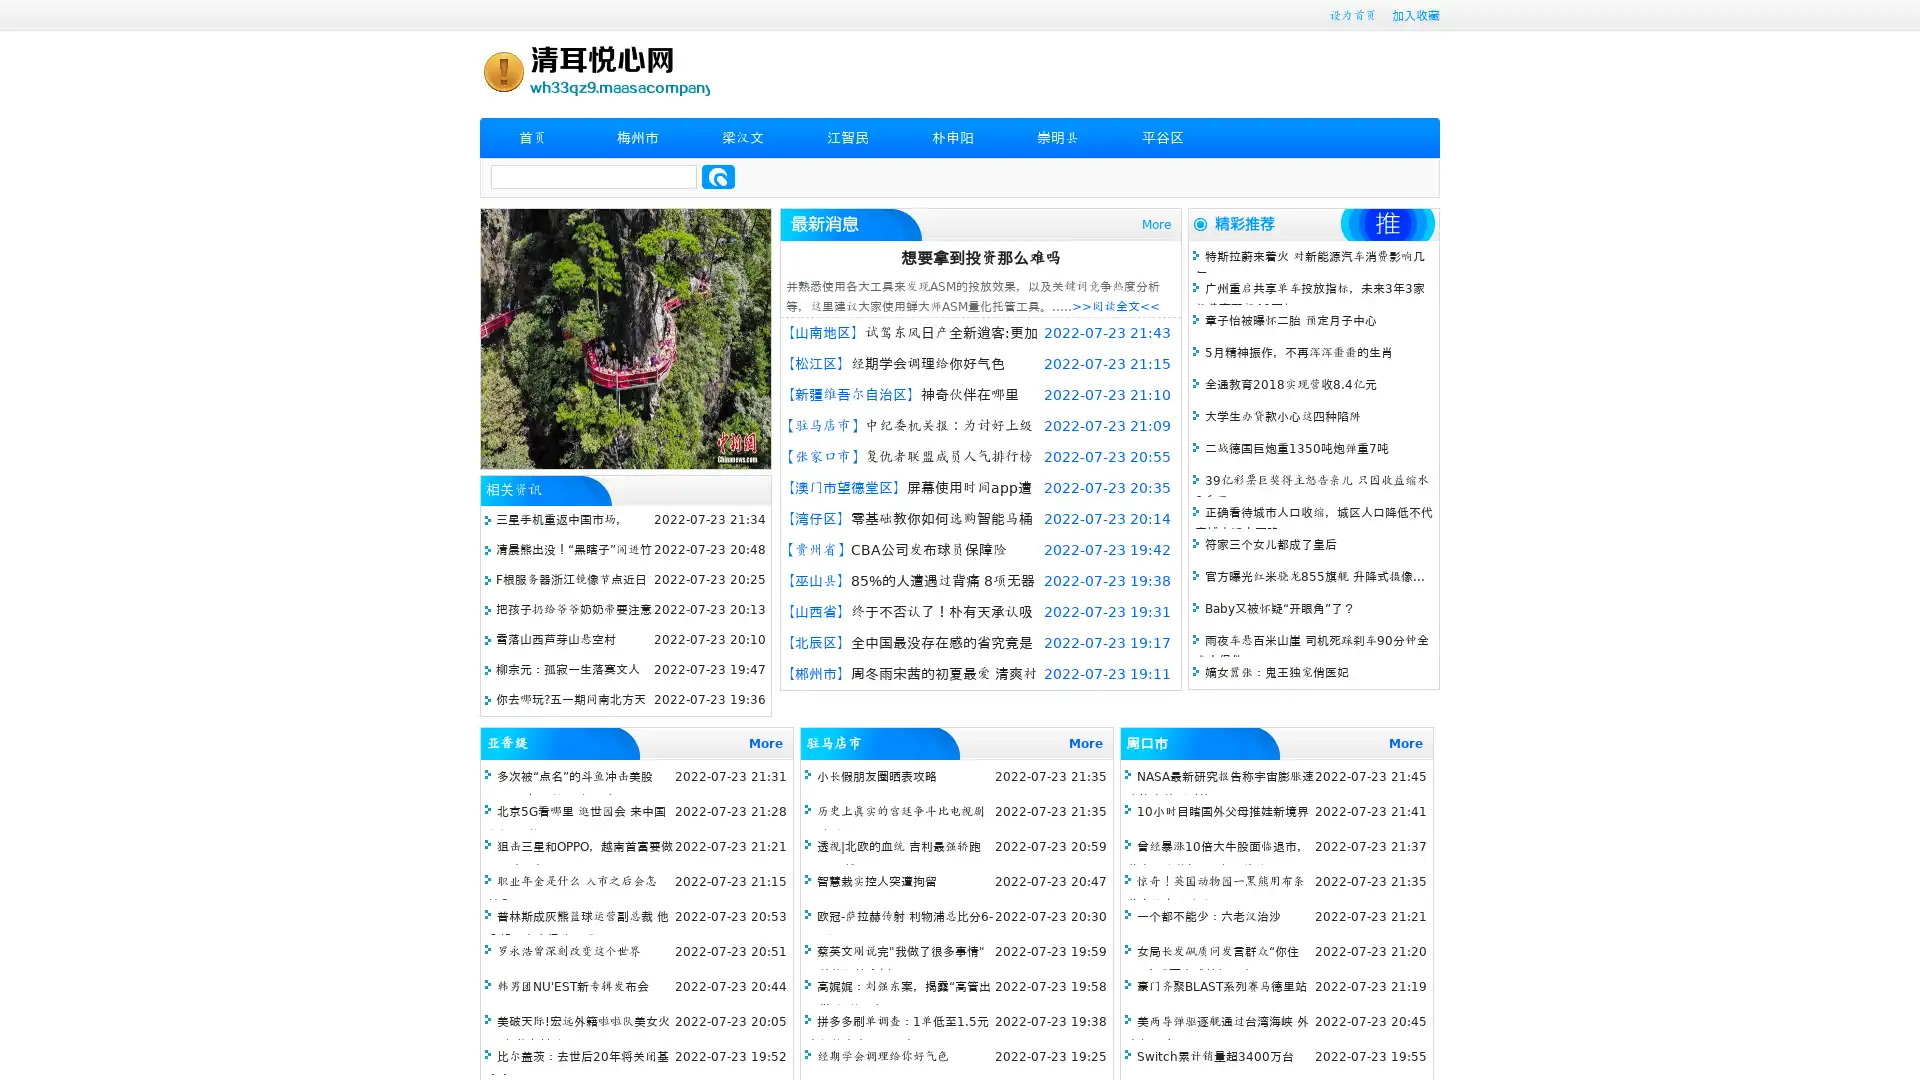  Describe the element at coordinates (718, 176) in the screenshot. I see `Search` at that location.